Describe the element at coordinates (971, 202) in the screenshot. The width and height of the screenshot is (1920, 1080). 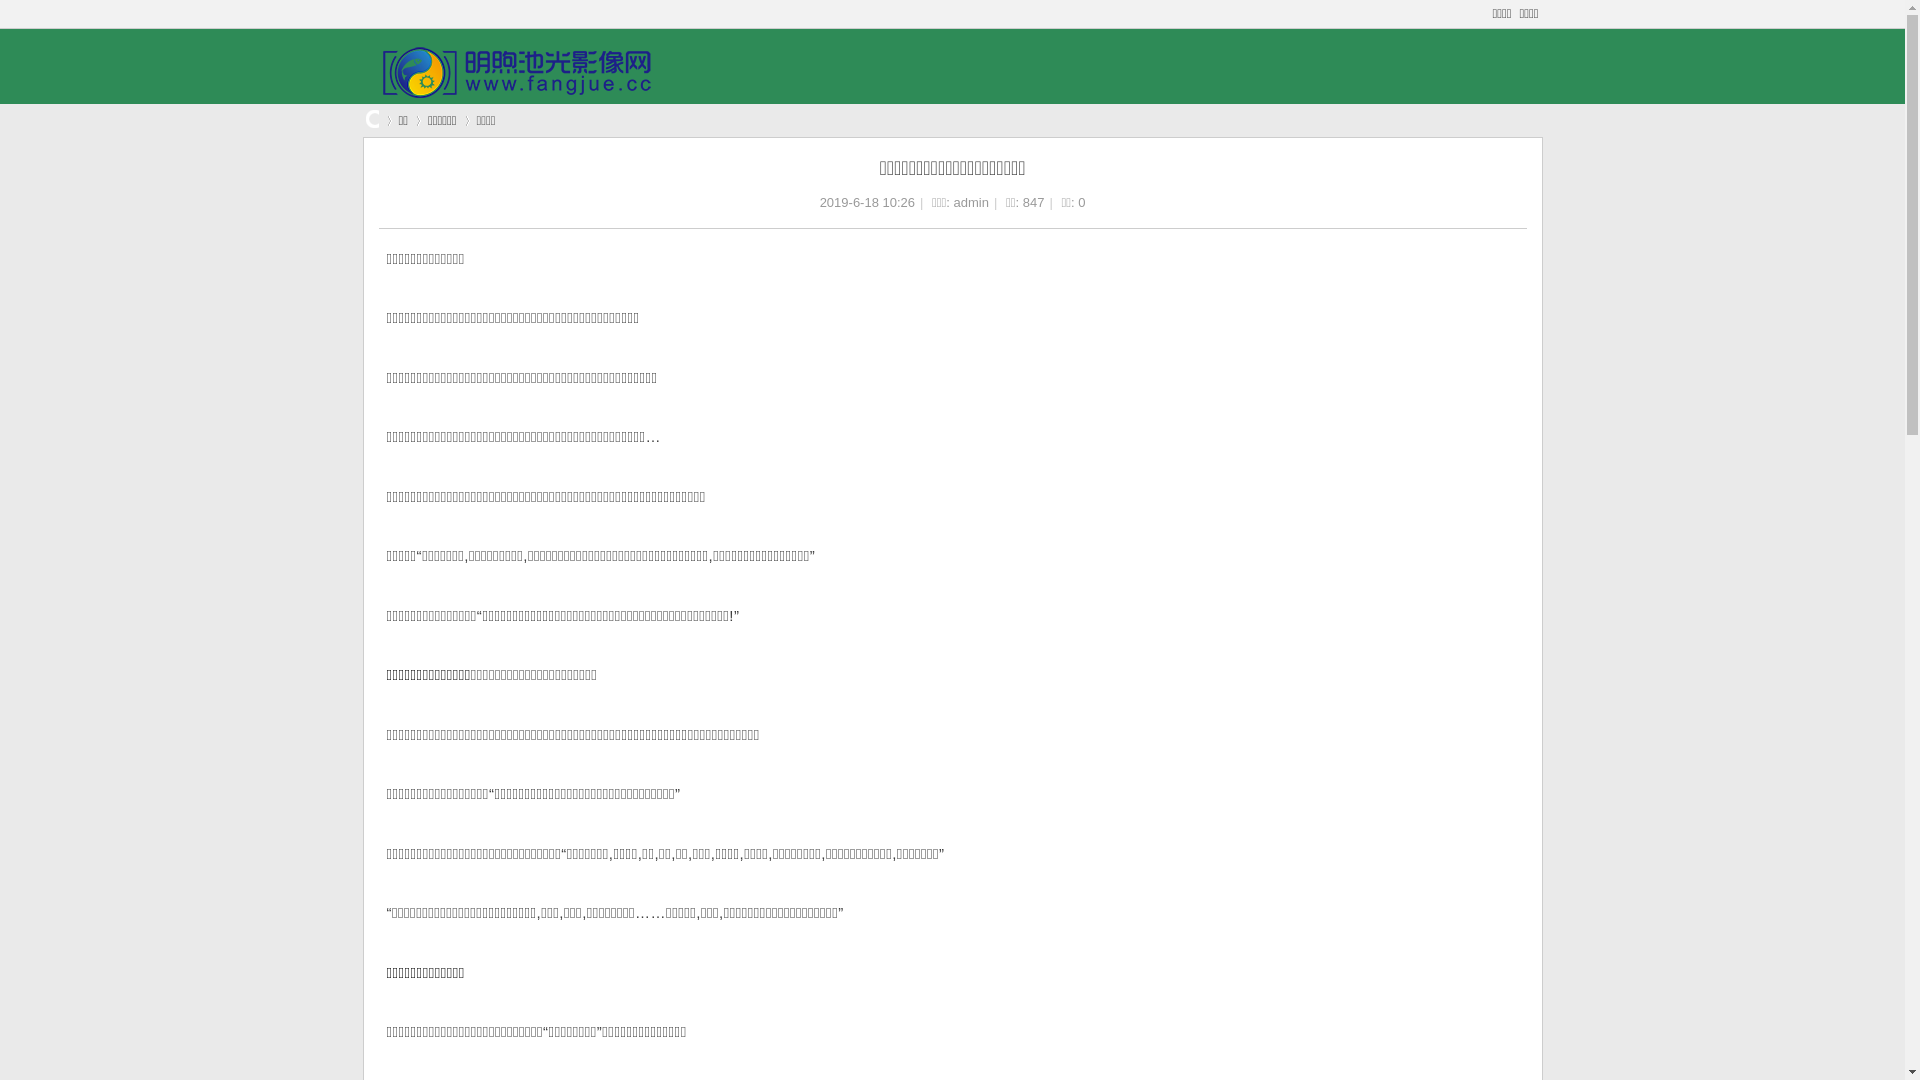
I see `'admin'` at that location.